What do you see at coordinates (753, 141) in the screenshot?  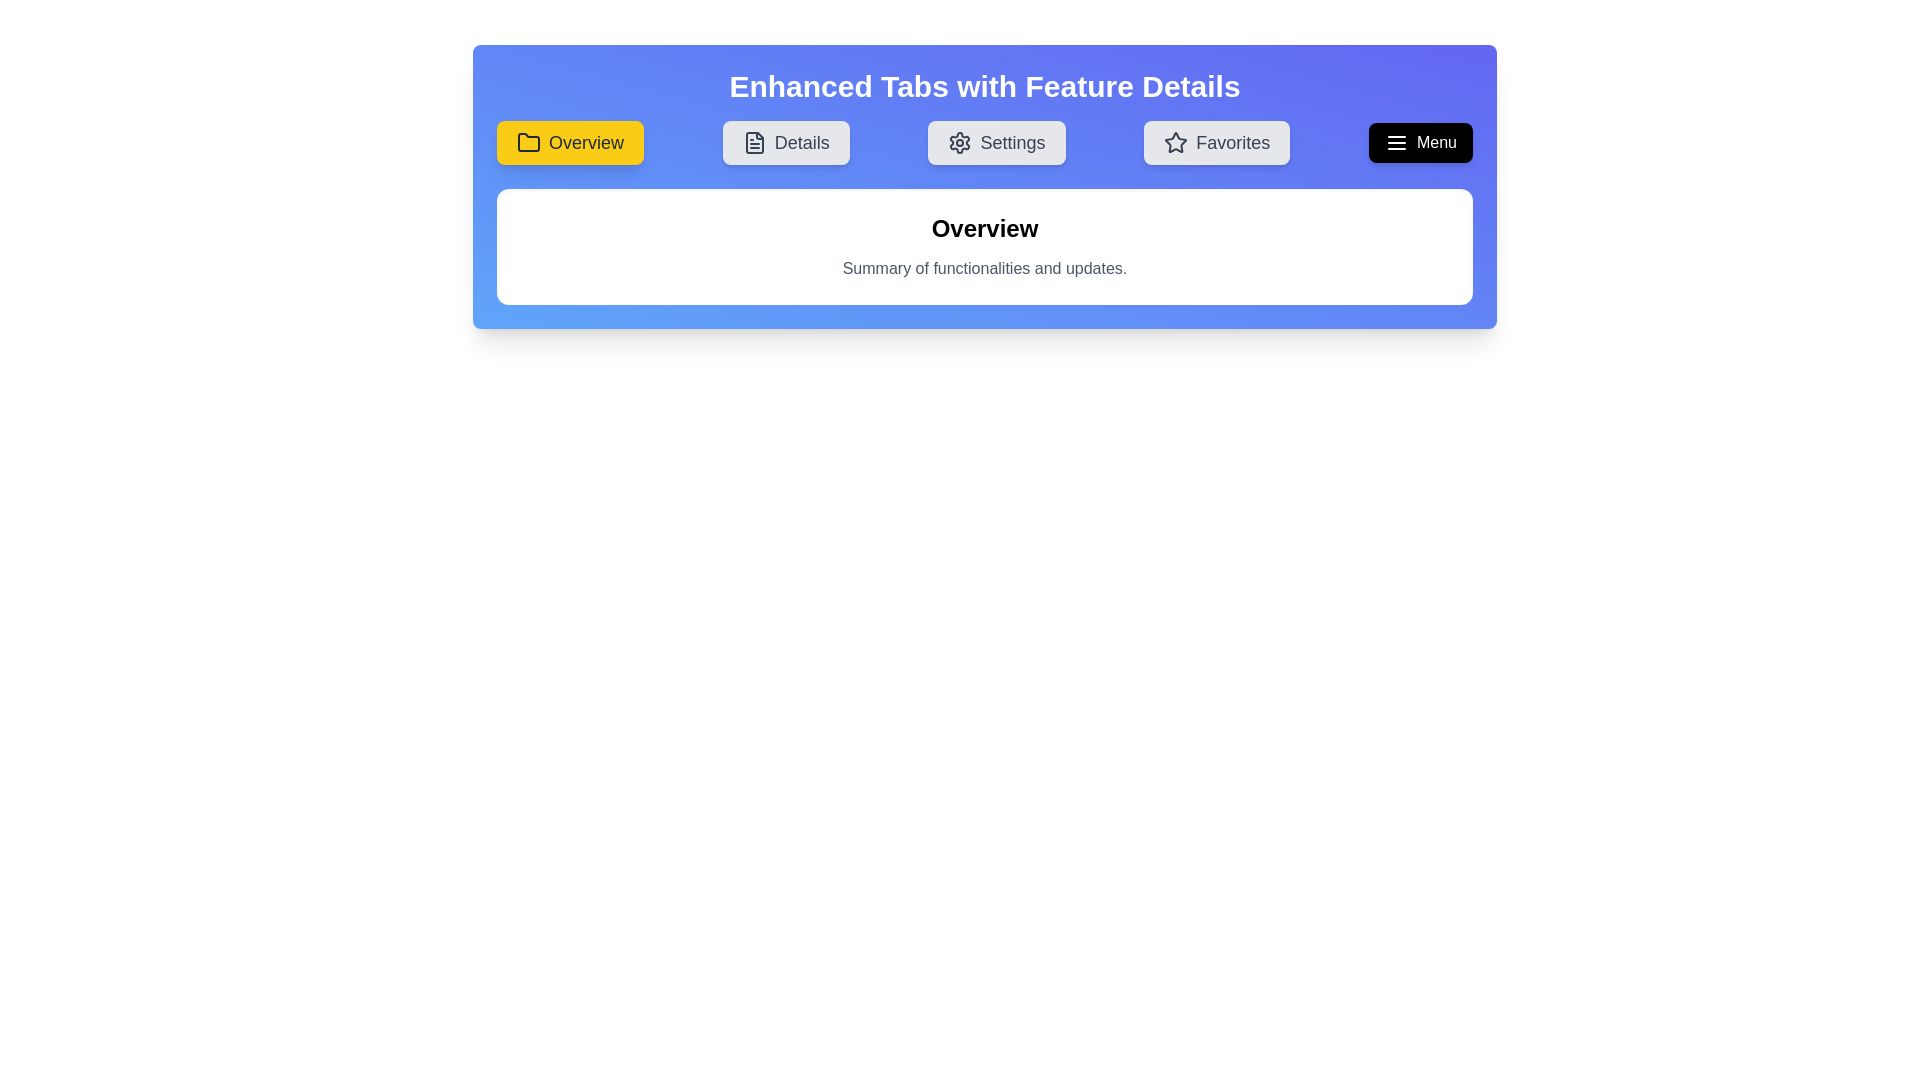 I see `the small document or file icon with a dark gray outline located within the 'Details' button, the second button from the left in the navigation bar at the top of the interface` at bounding box center [753, 141].